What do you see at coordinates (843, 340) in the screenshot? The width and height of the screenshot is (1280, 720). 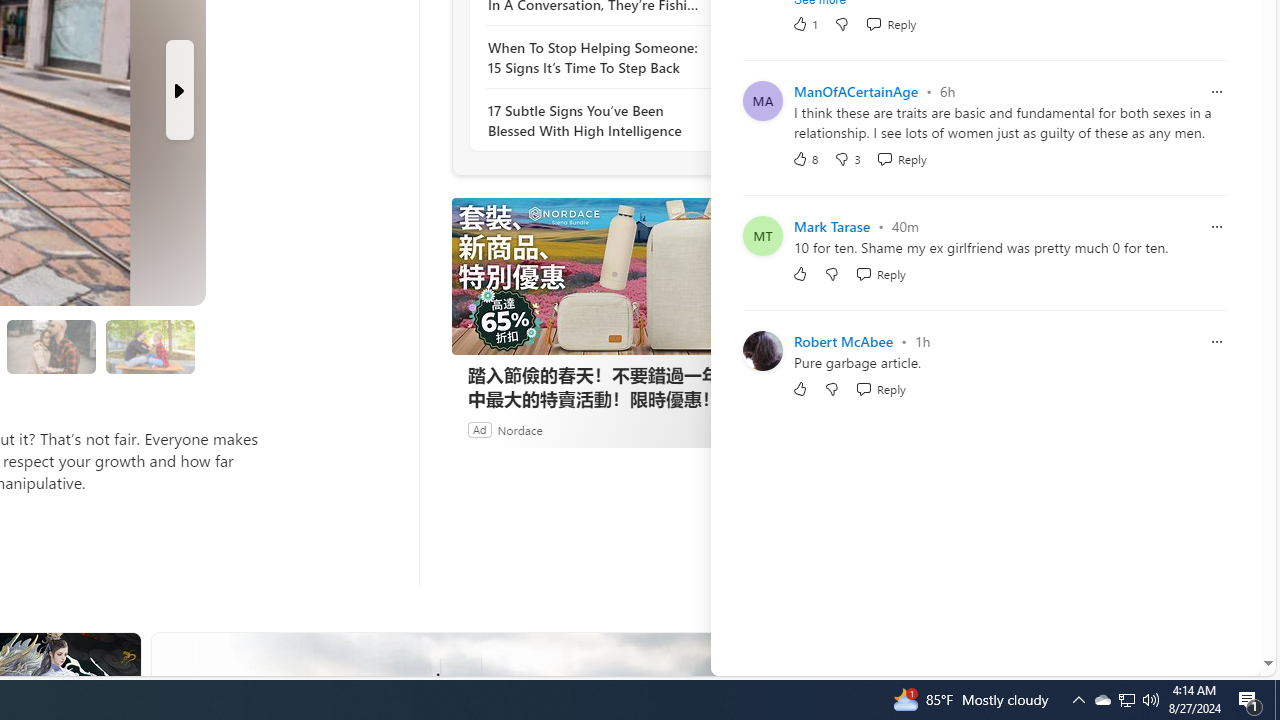 I see `'Robert McAbee'` at bounding box center [843, 340].